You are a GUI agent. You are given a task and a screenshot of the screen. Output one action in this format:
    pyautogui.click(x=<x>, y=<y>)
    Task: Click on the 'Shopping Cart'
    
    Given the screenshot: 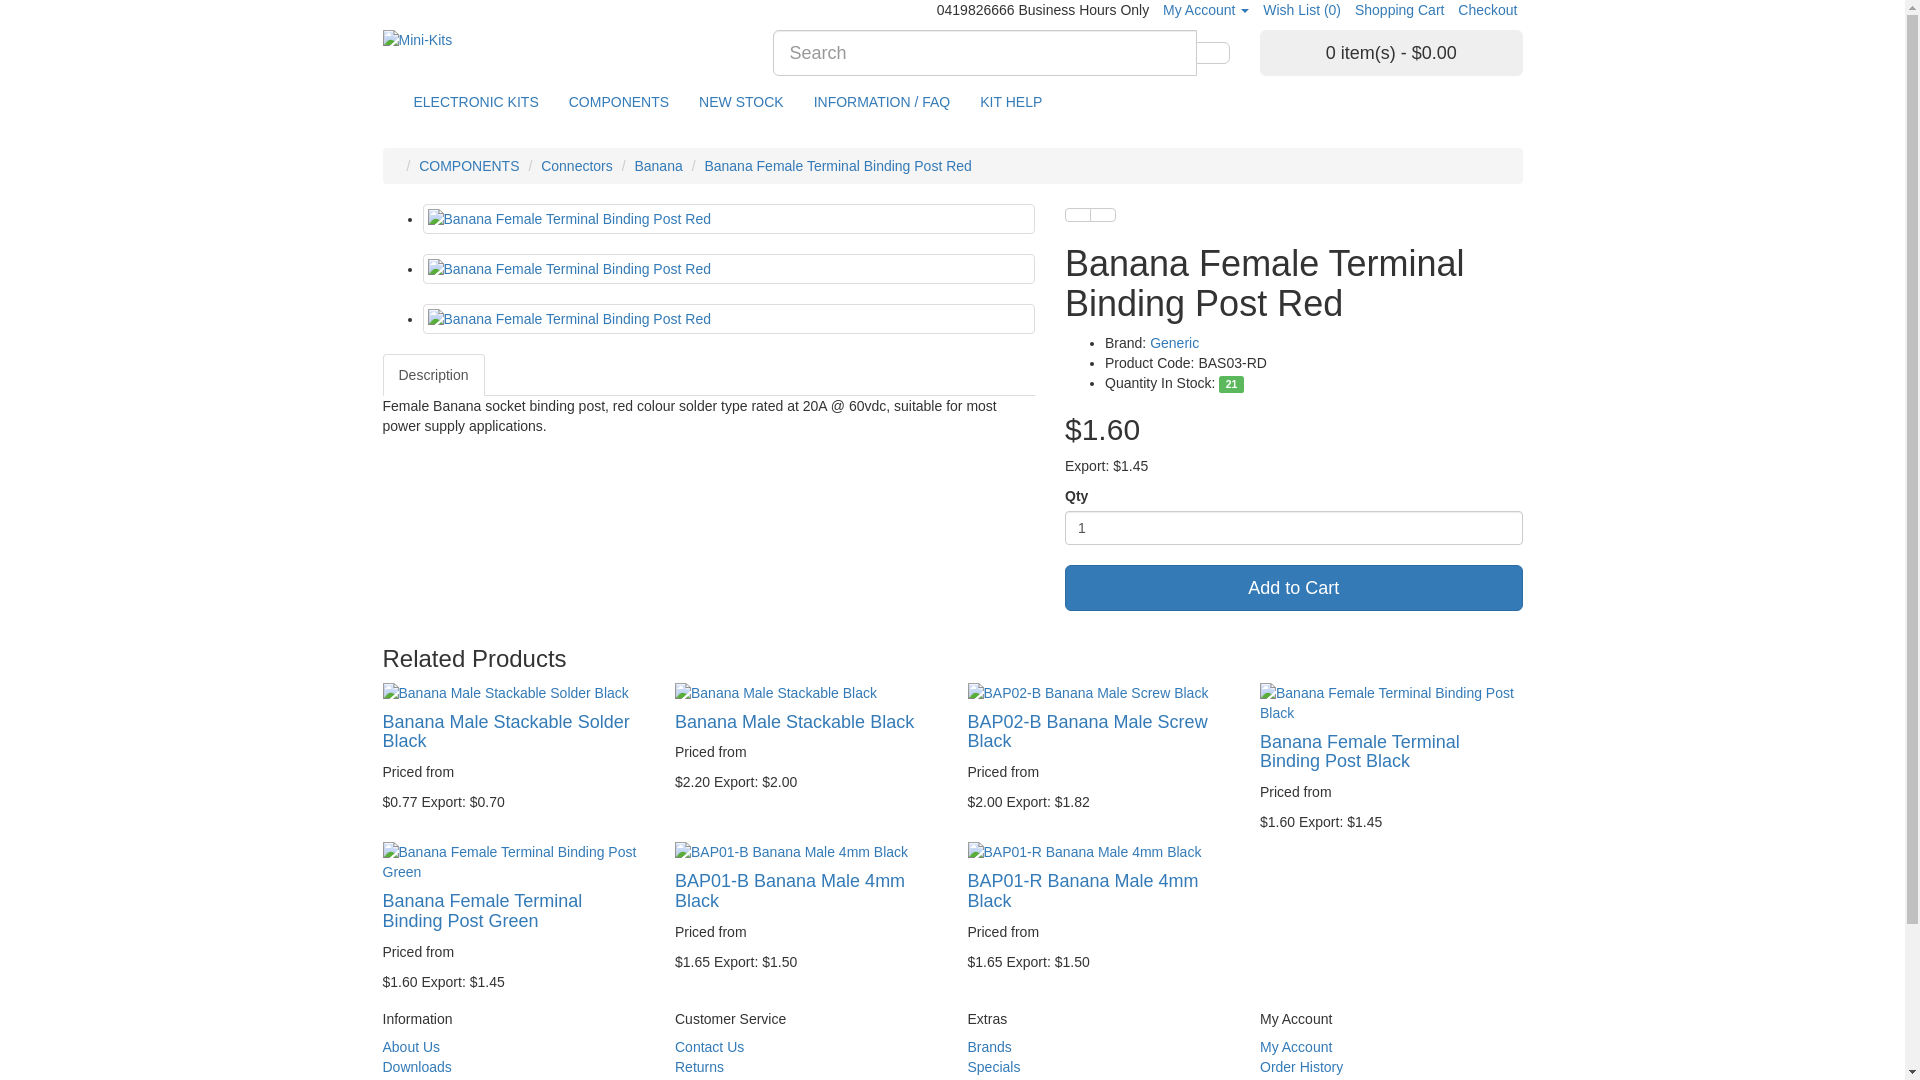 What is the action you would take?
    pyautogui.click(x=1399, y=10)
    